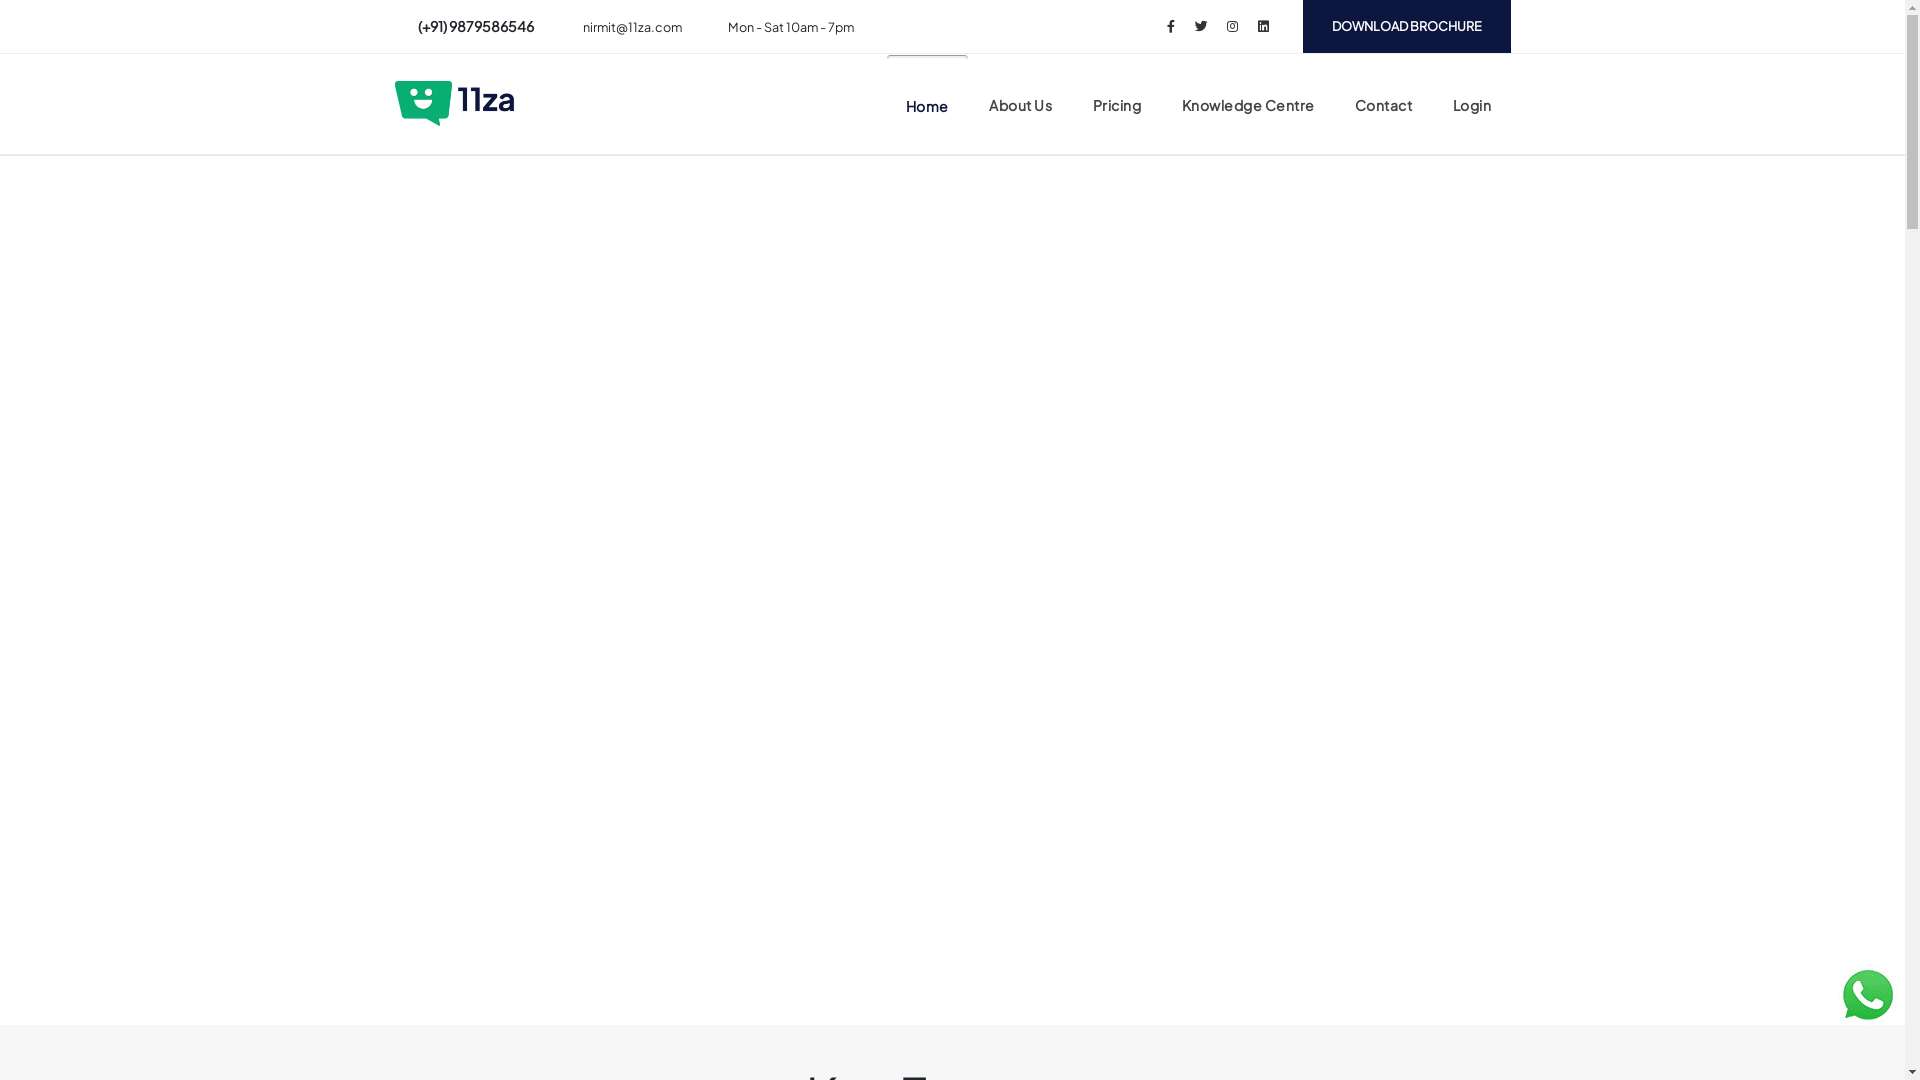  What do you see at coordinates (1116, 104) in the screenshot?
I see `'Pricing'` at bounding box center [1116, 104].